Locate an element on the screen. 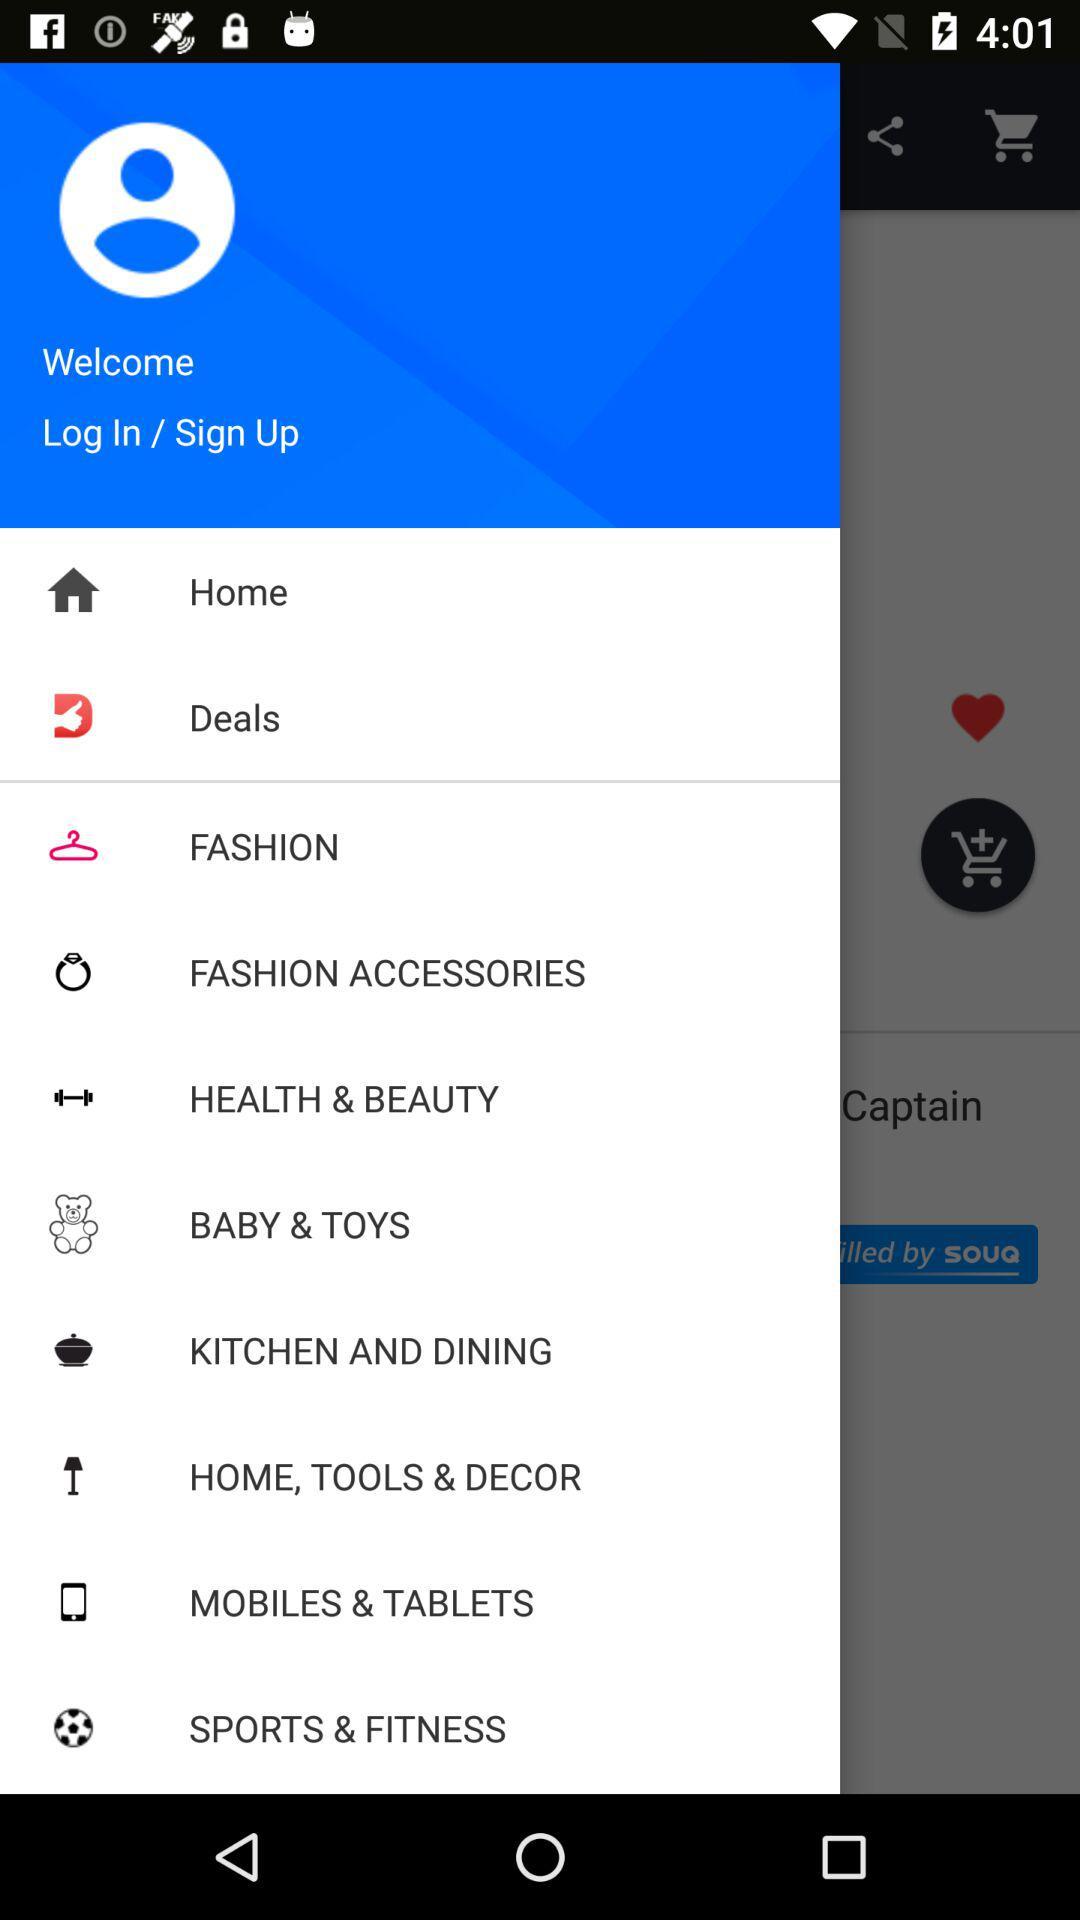 Image resolution: width=1080 pixels, height=1920 pixels. the favorite icon is located at coordinates (977, 717).